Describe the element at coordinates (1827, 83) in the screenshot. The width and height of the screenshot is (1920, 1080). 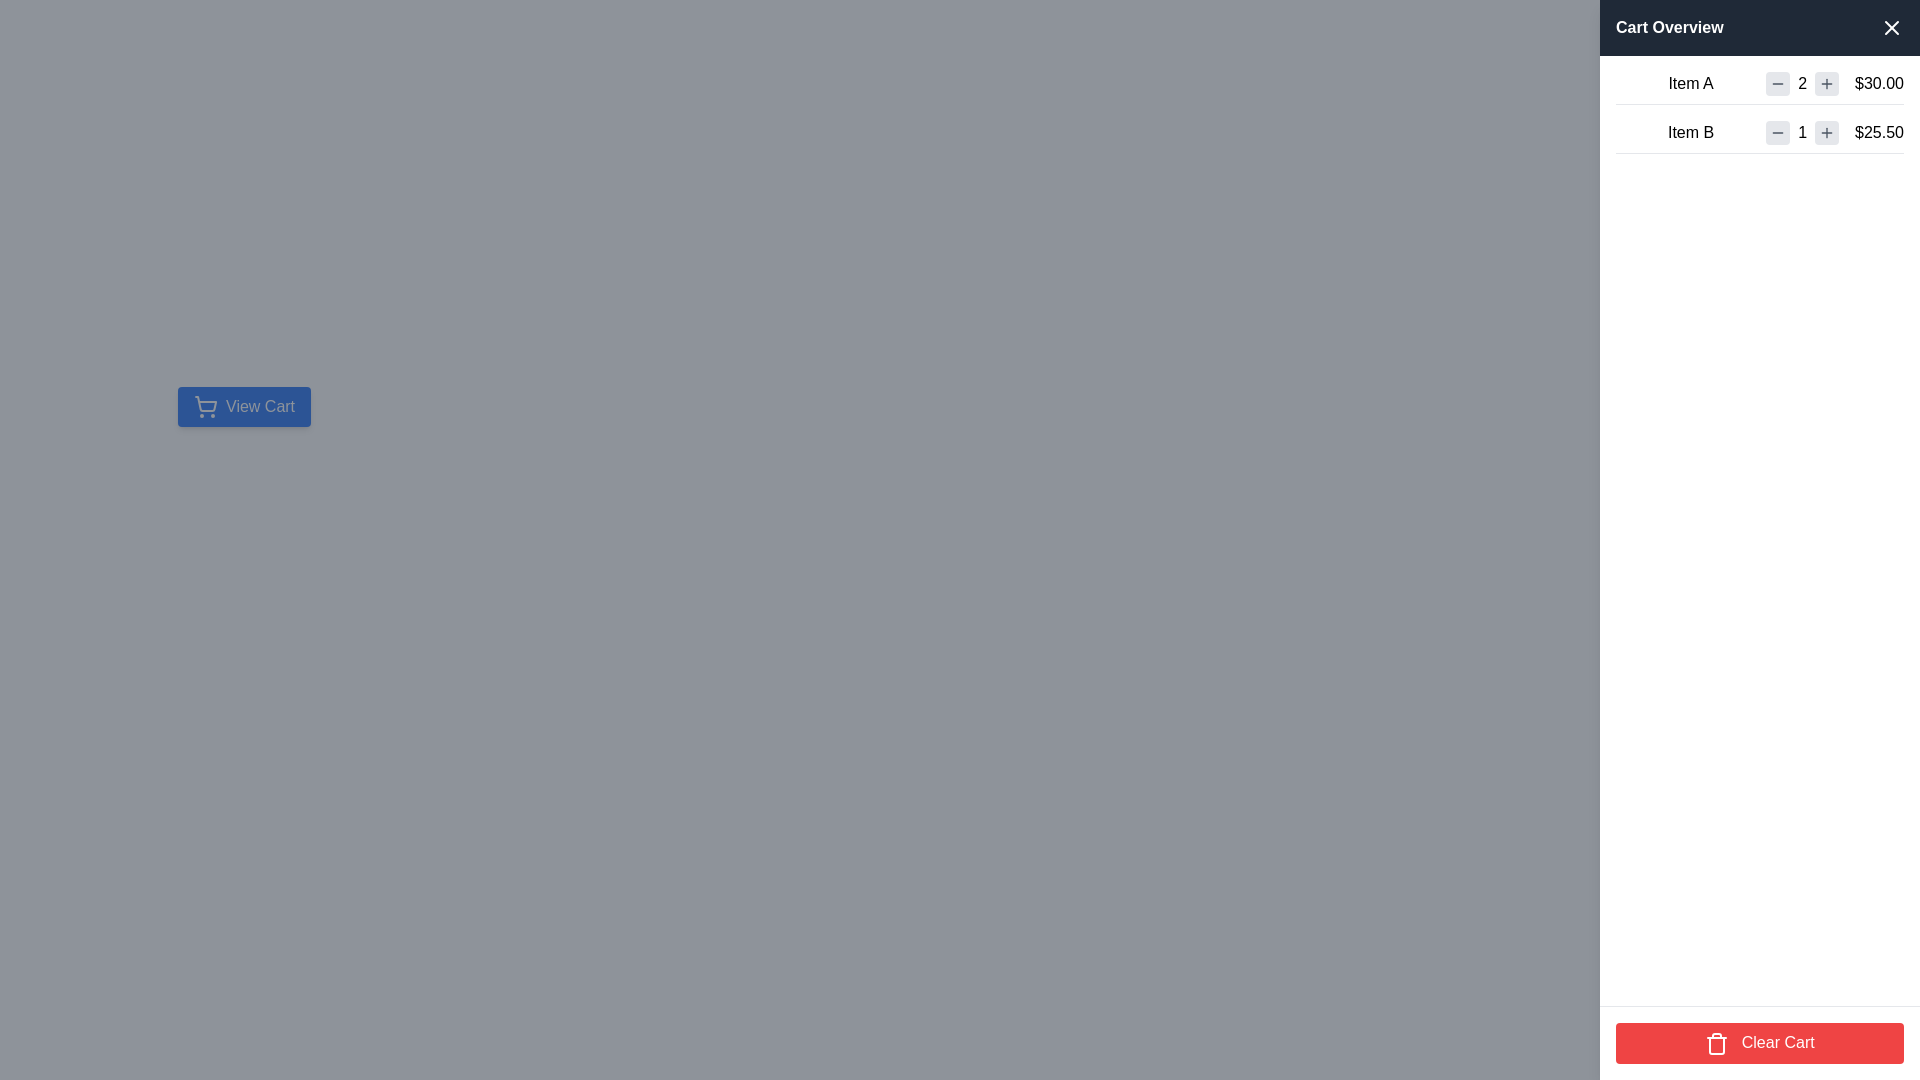
I see `the '+' button that increases the quantity of 'Item A' in the shopping cart` at that location.